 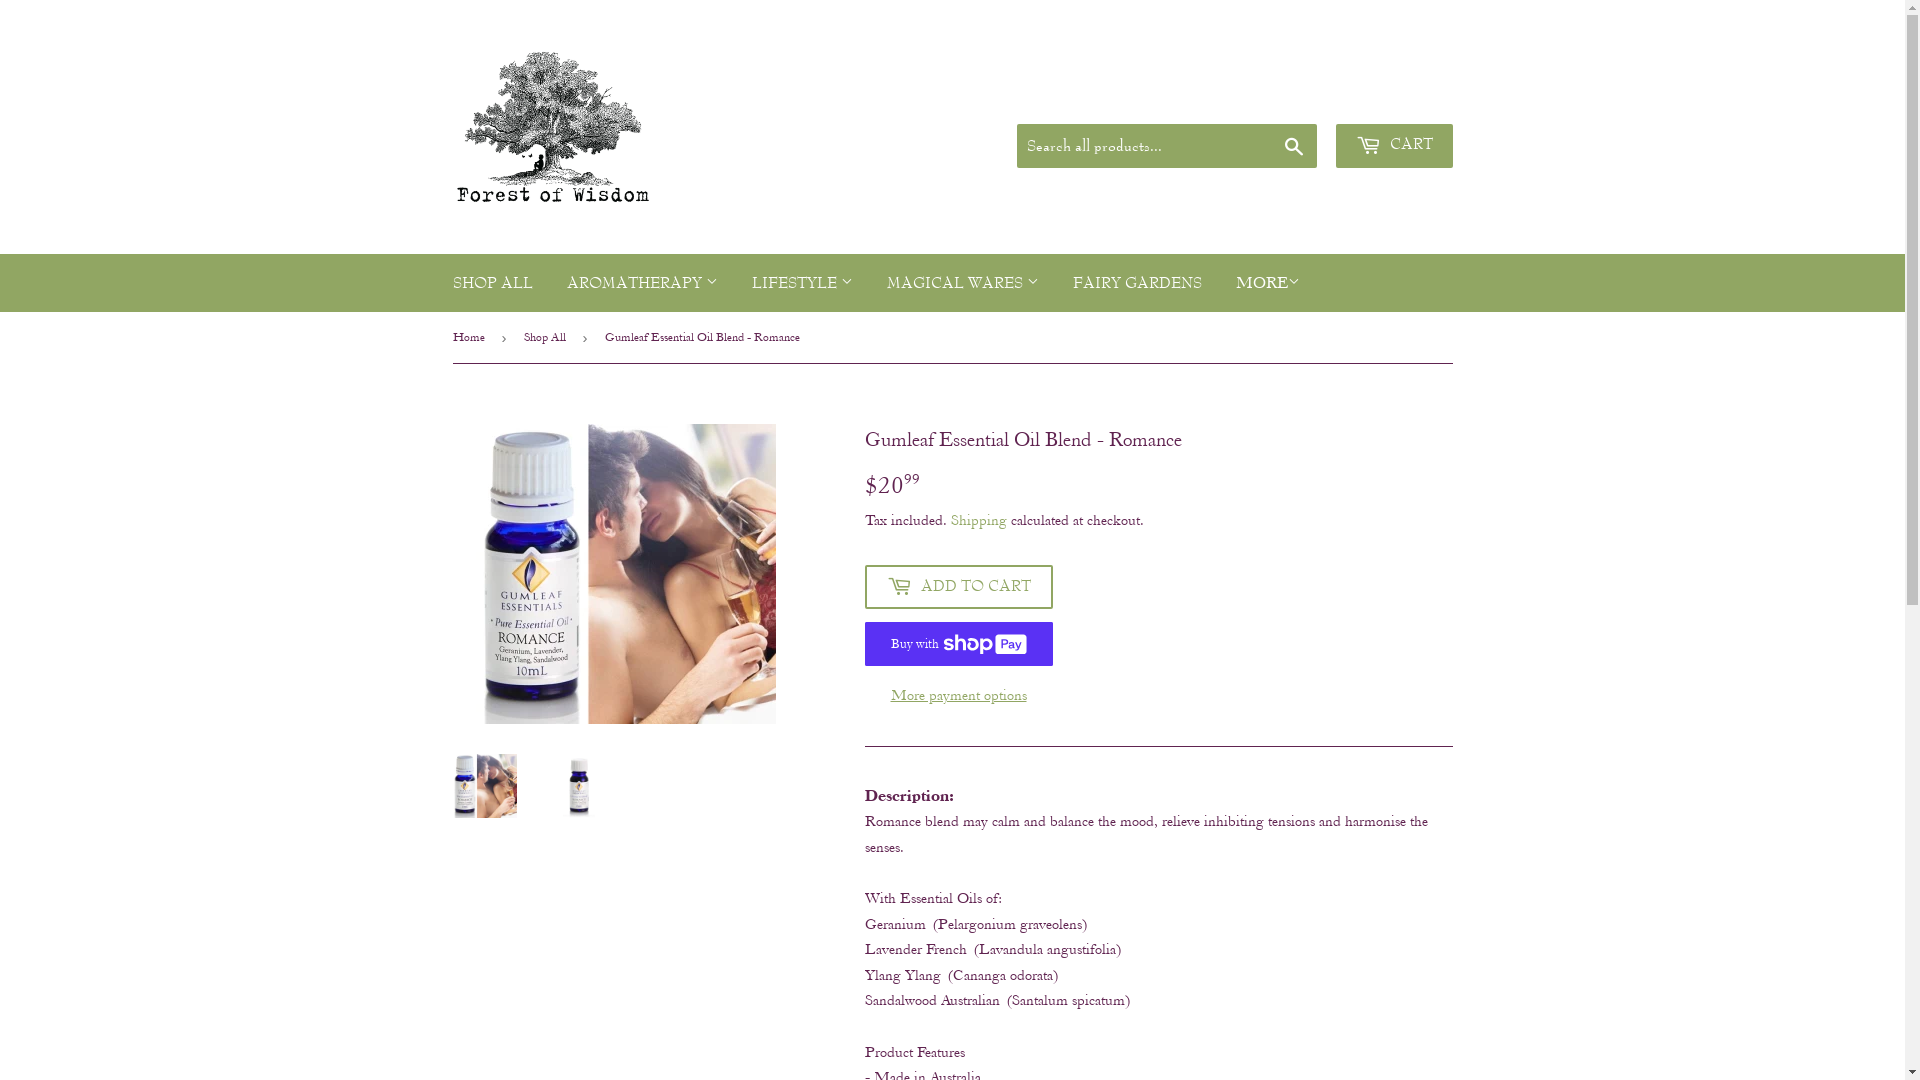 I want to click on 'MORE', so click(x=1218, y=282).